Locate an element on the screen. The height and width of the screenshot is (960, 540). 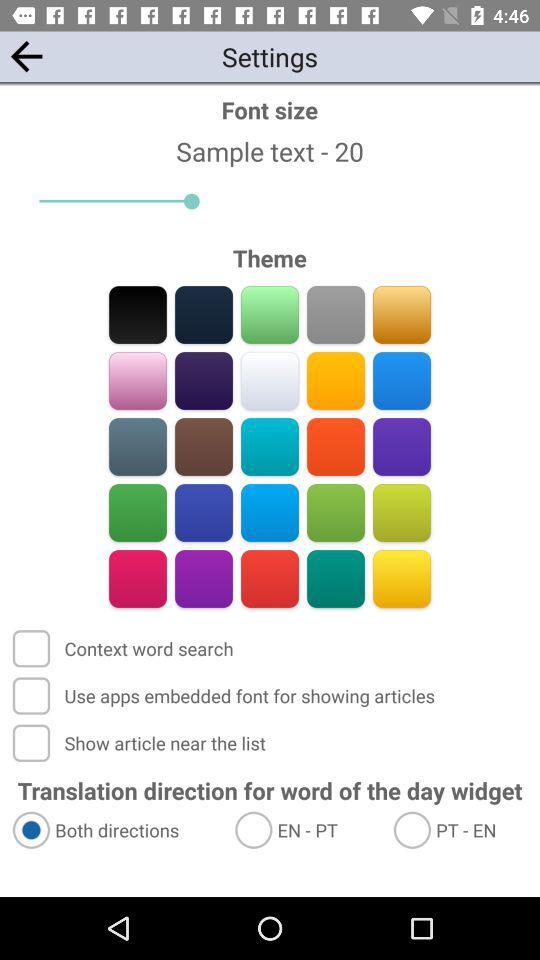
go back is located at coordinates (25, 55).